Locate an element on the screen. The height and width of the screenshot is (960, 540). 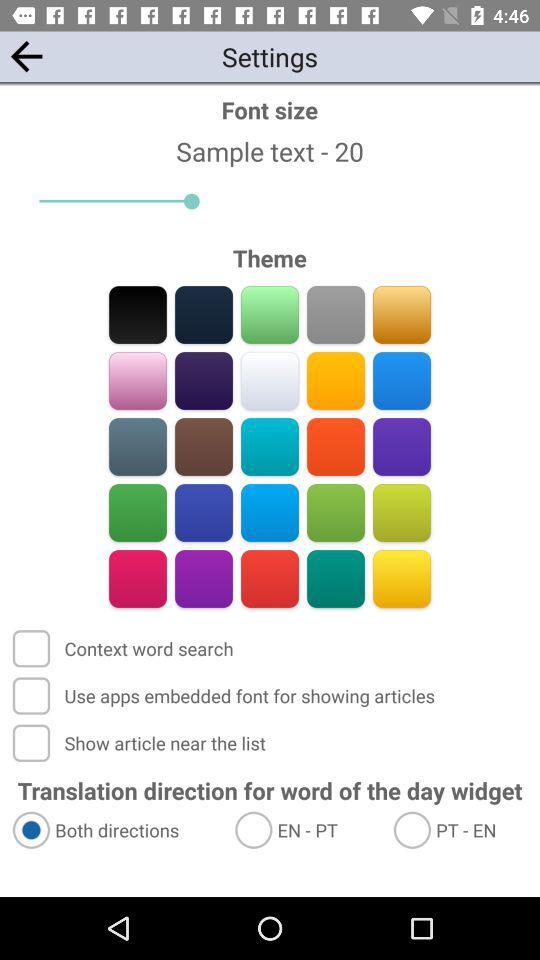
go back is located at coordinates (25, 55).